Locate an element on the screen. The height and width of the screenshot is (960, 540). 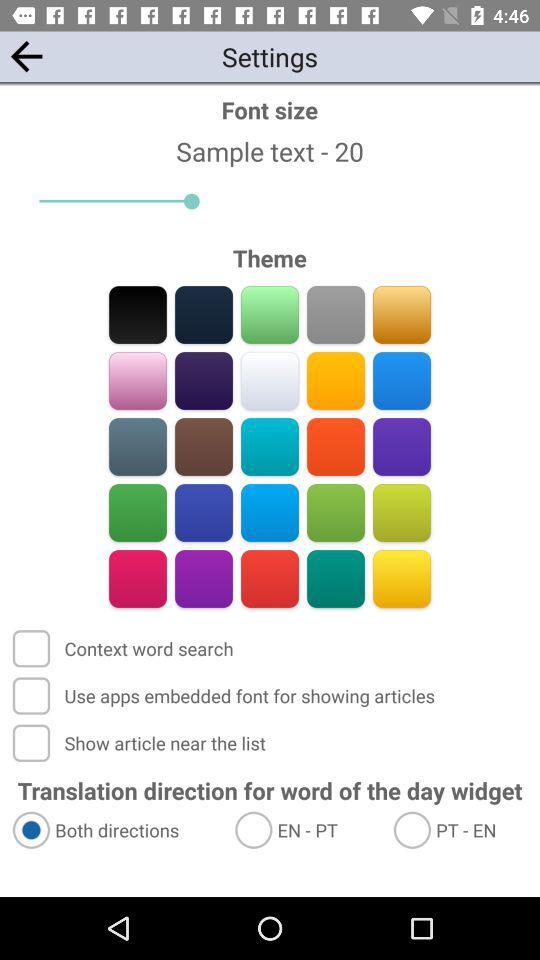
go back is located at coordinates (25, 55).